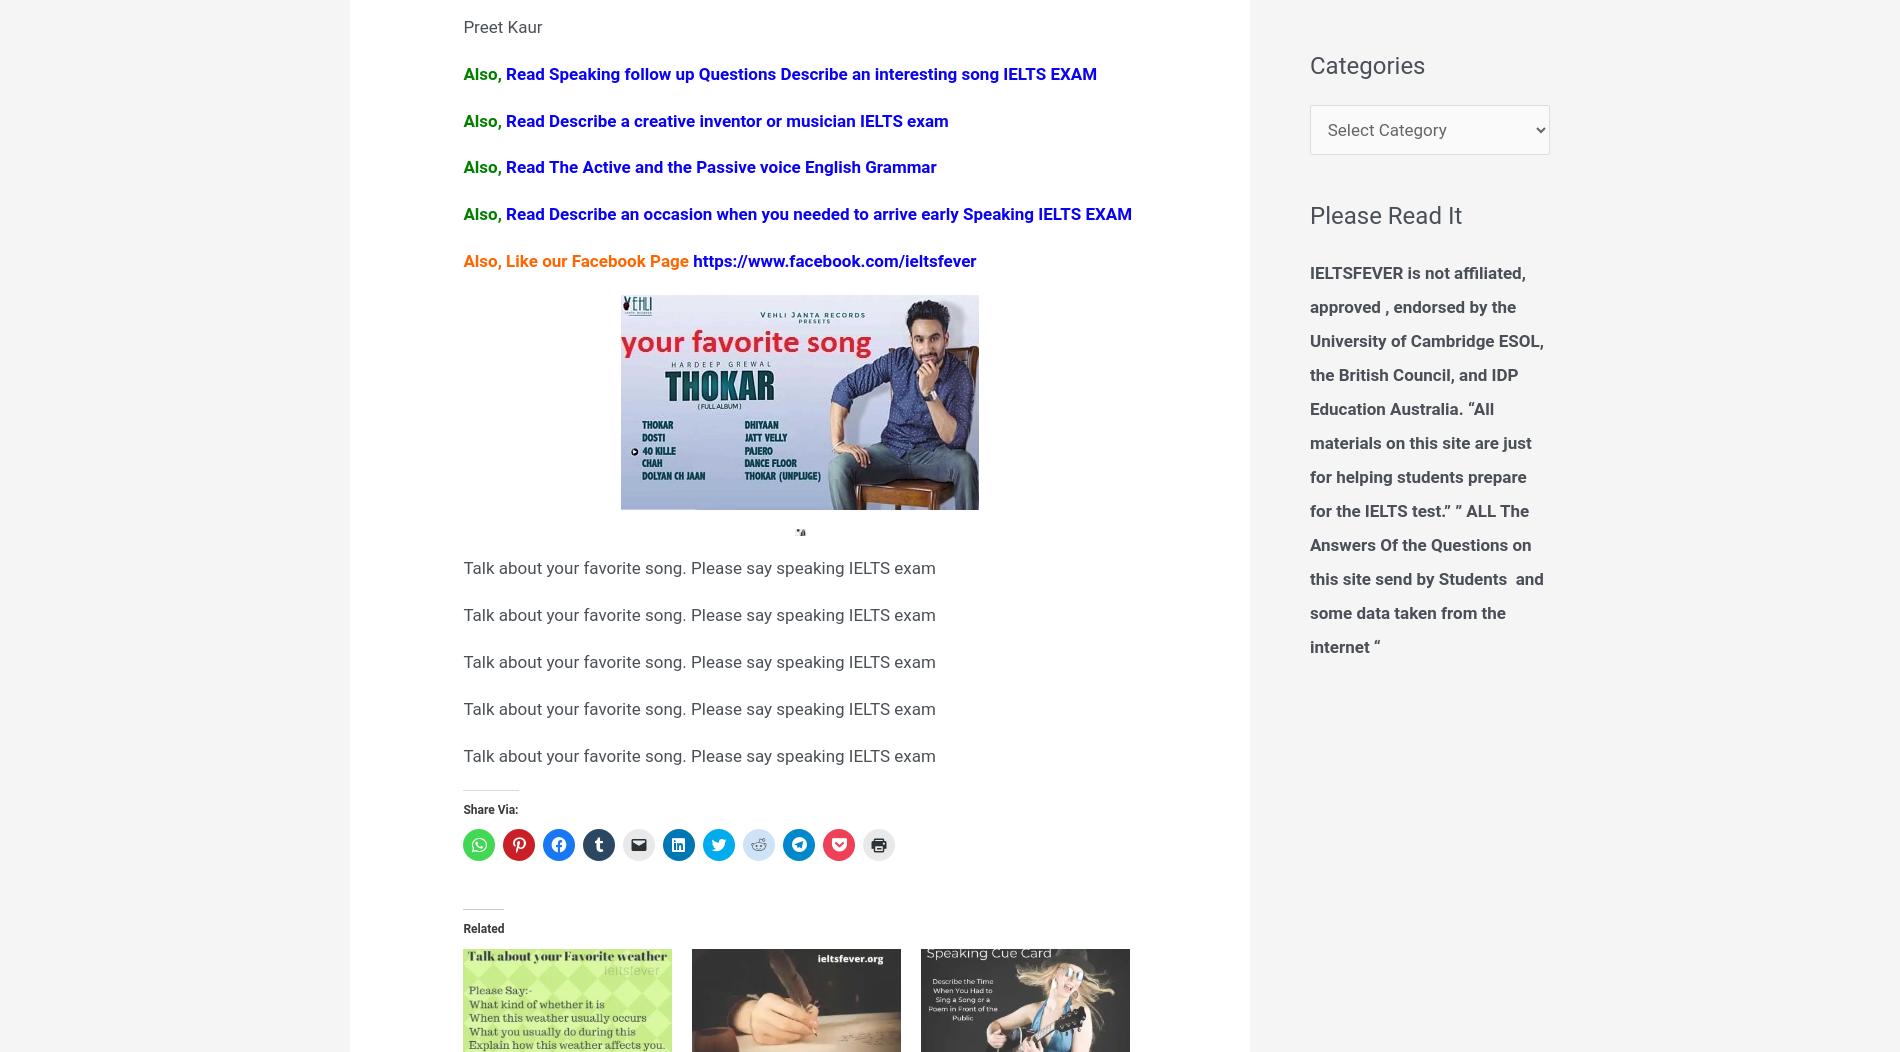 The height and width of the screenshot is (1052, 1900). Describe the element at coordinates (833, 260) in the screenshot. I see `'https://www.facebook.com/ieltsfever'` at that location.